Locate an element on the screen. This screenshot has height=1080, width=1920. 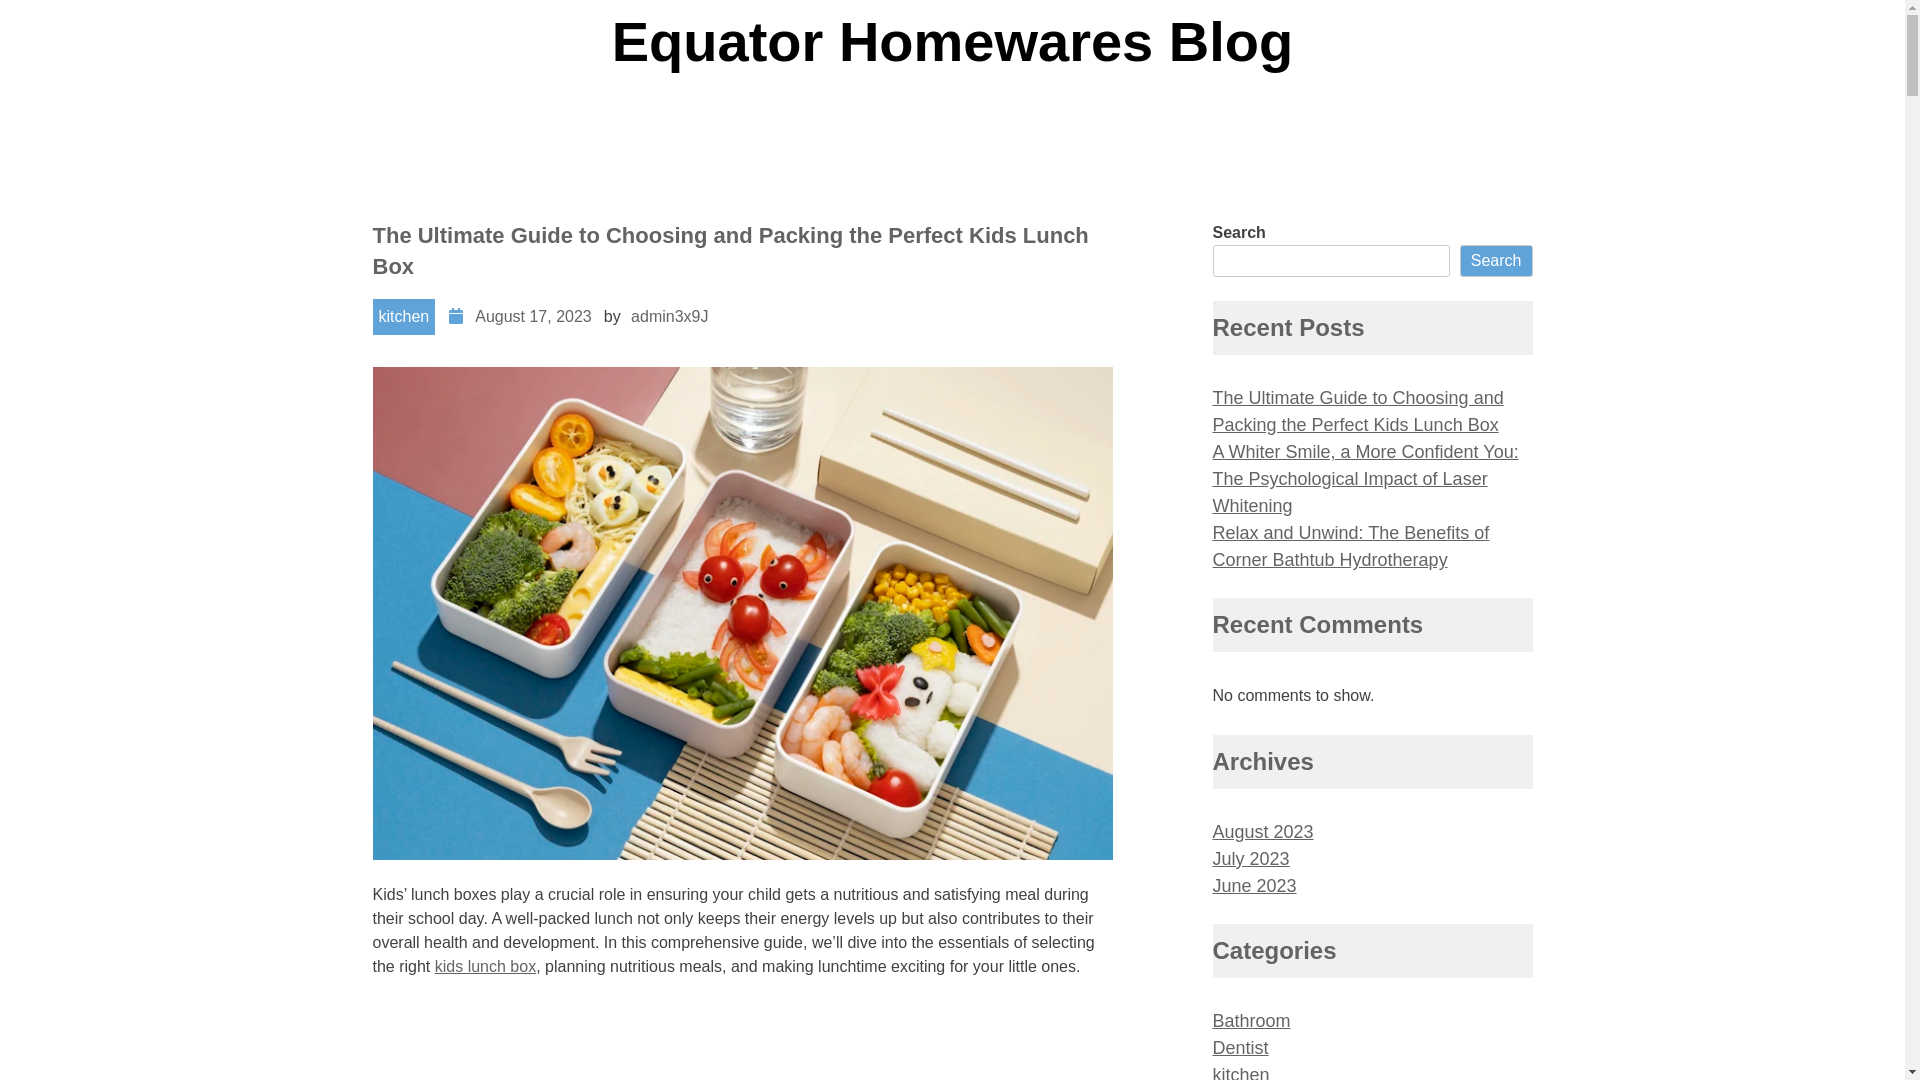
'kitchen' is located at coordinates (402, 315).